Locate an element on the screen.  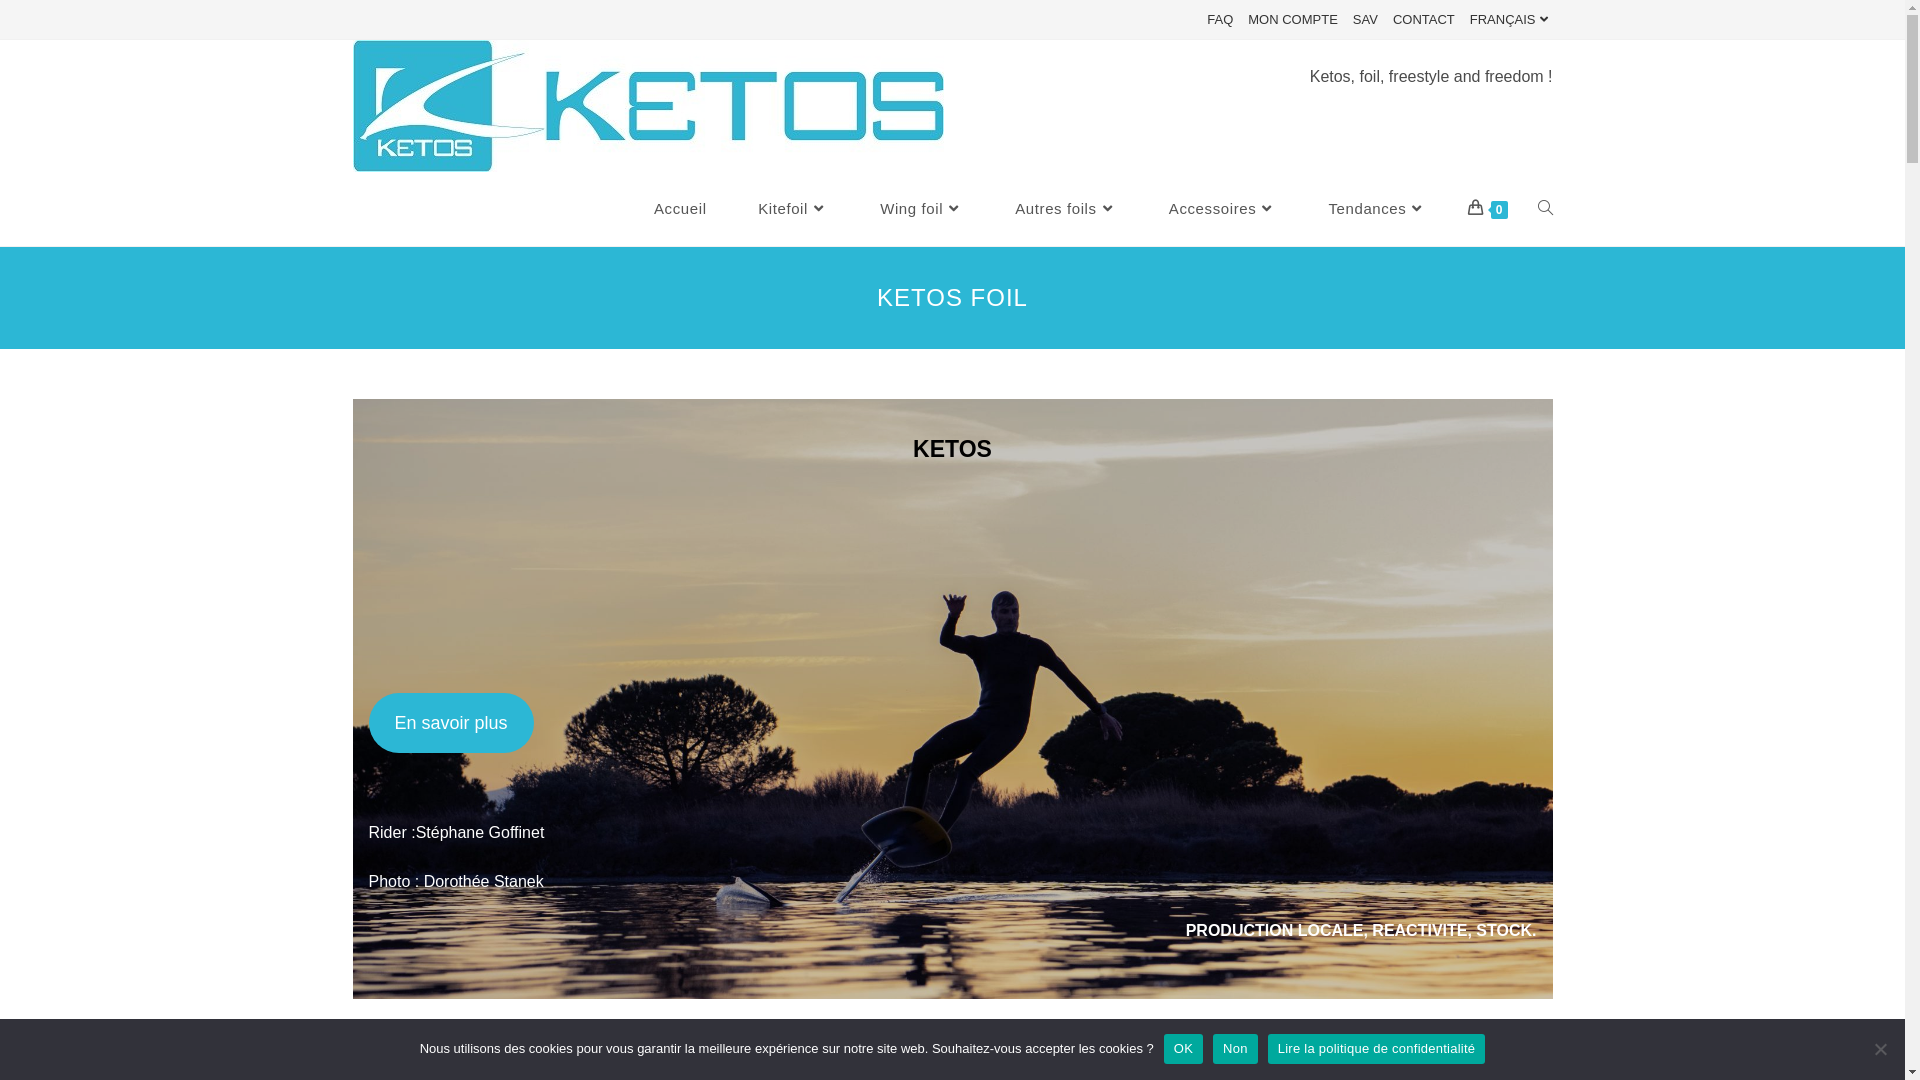
'MON COMPTE' is located at coordinates (1292, 19).